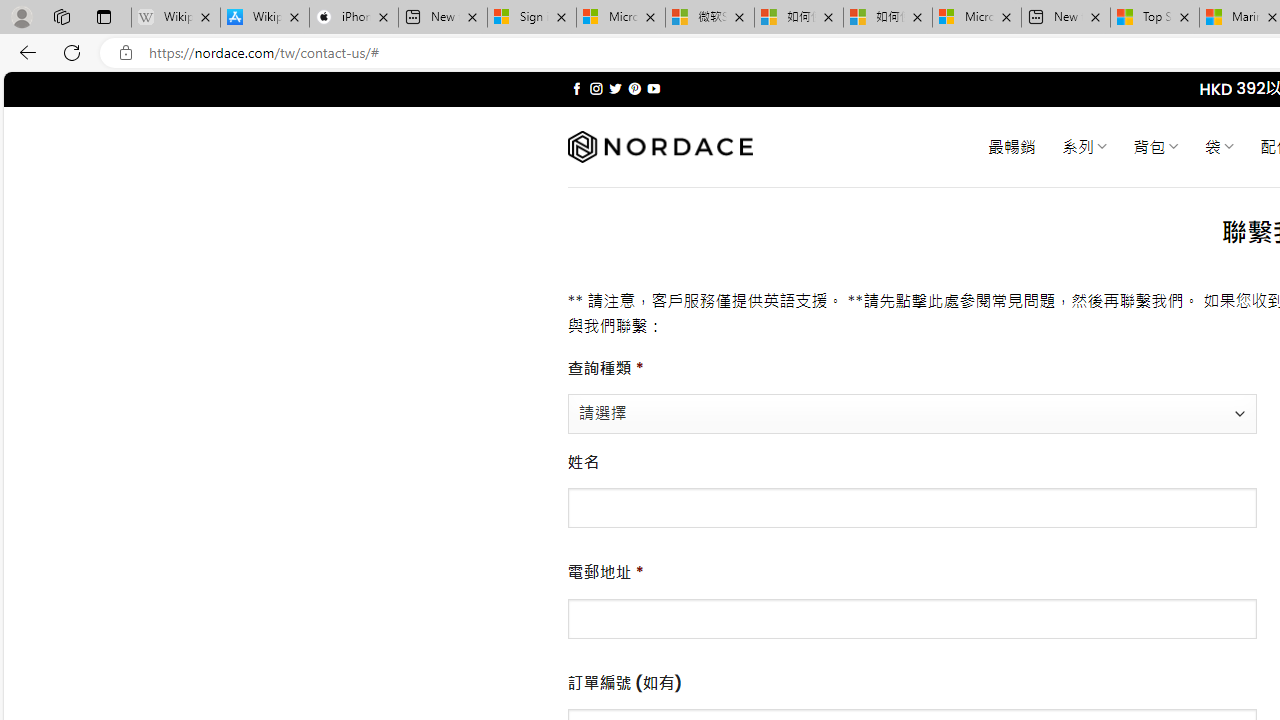 The height and width of the screenshot is (720, 1280). What do you see at coordinates (353, 17) in the screenshot?
I see `'iPhone - Apple'` at bounding box center [353, 17].